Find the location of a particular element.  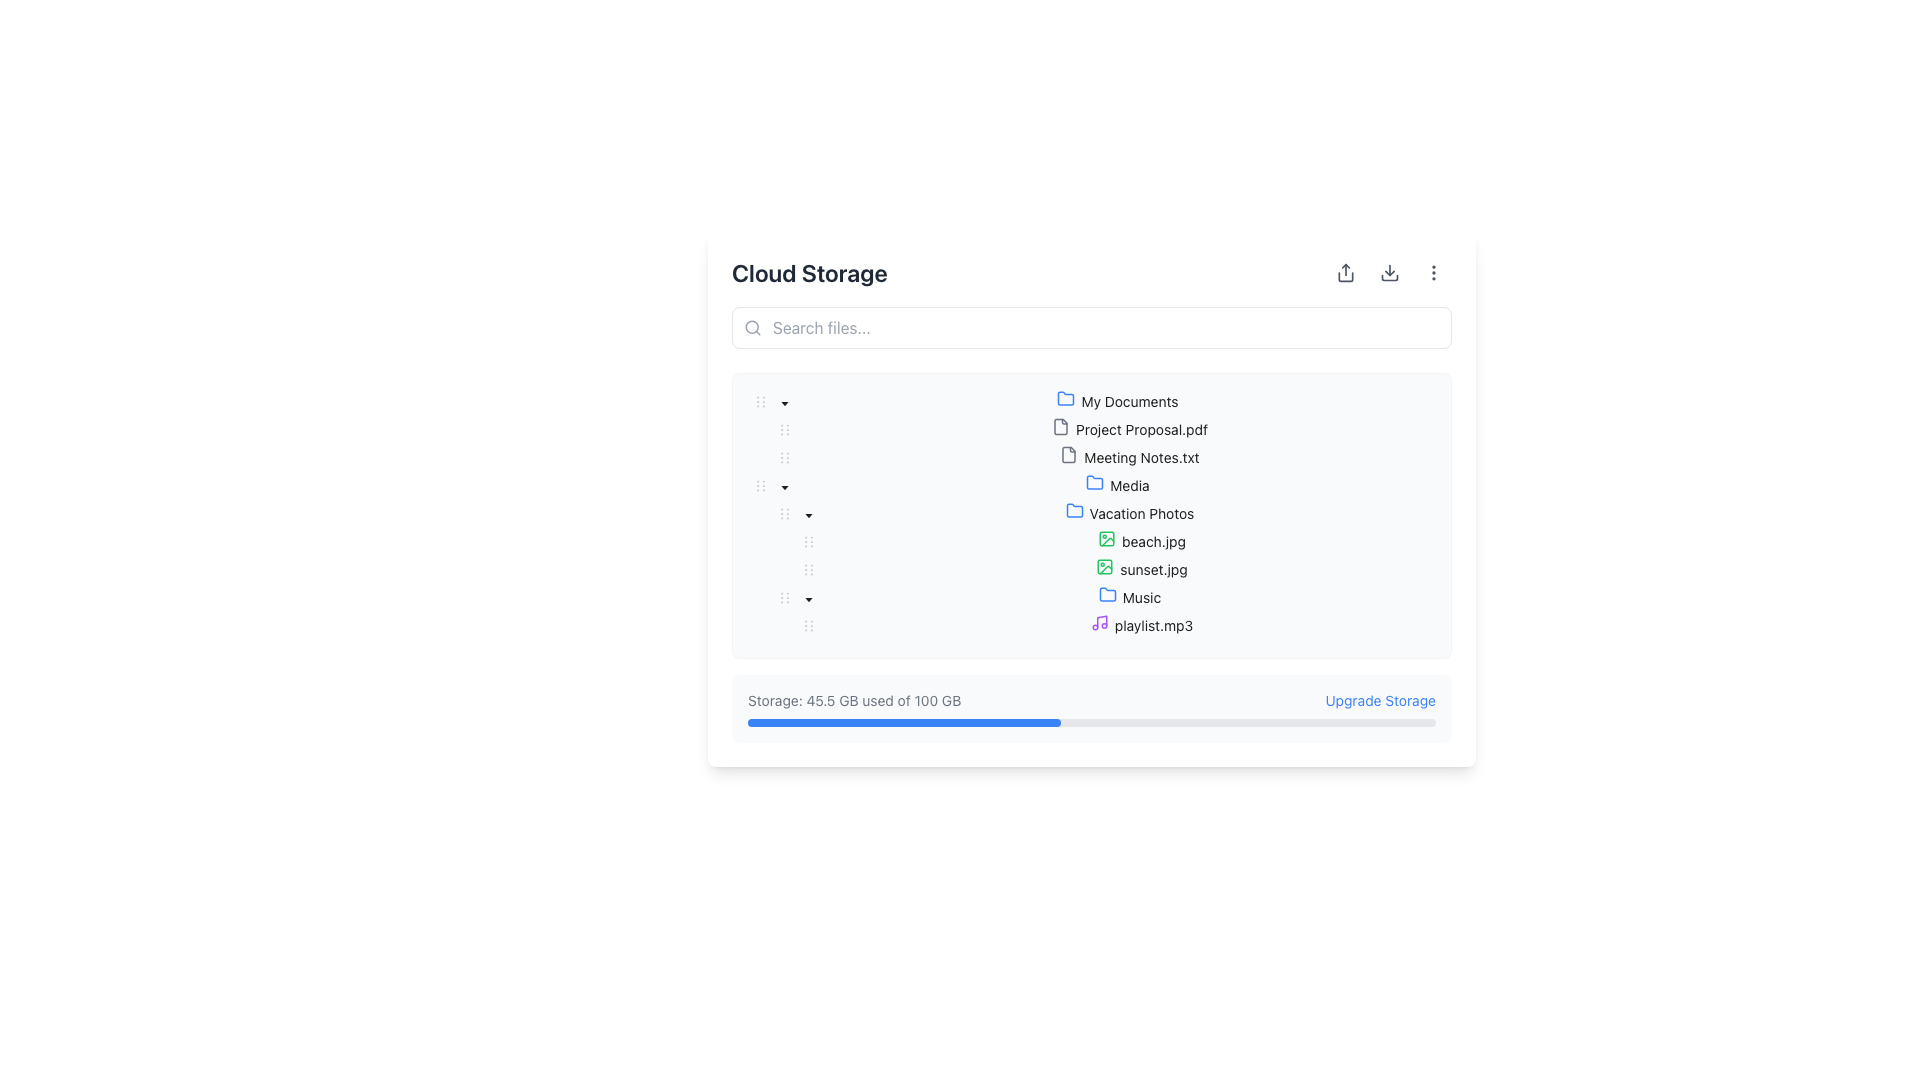

the 'playlist.mp3' text entry with a purple music icon in the file explorer is located at coordinates (1090, 624).